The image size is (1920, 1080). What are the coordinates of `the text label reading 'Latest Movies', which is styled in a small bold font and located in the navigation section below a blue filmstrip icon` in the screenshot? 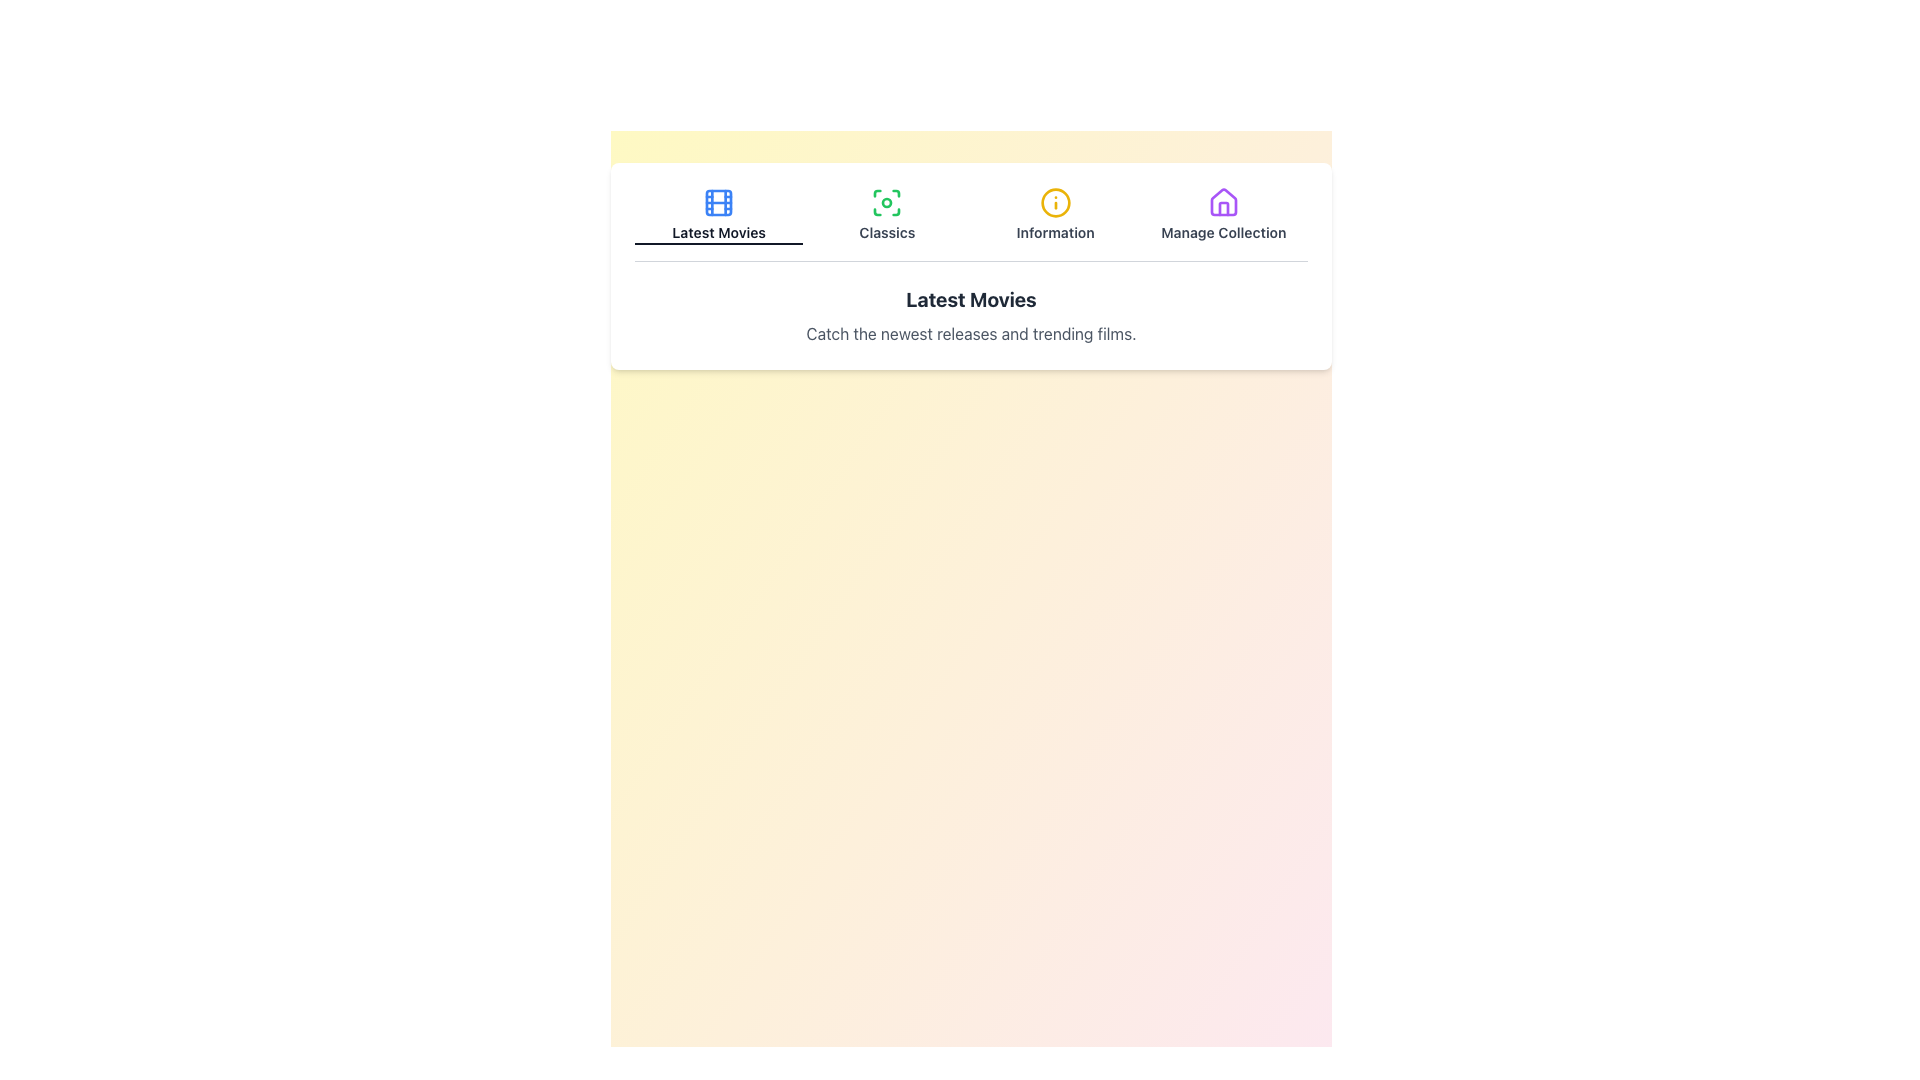 It's located at (719, 231).